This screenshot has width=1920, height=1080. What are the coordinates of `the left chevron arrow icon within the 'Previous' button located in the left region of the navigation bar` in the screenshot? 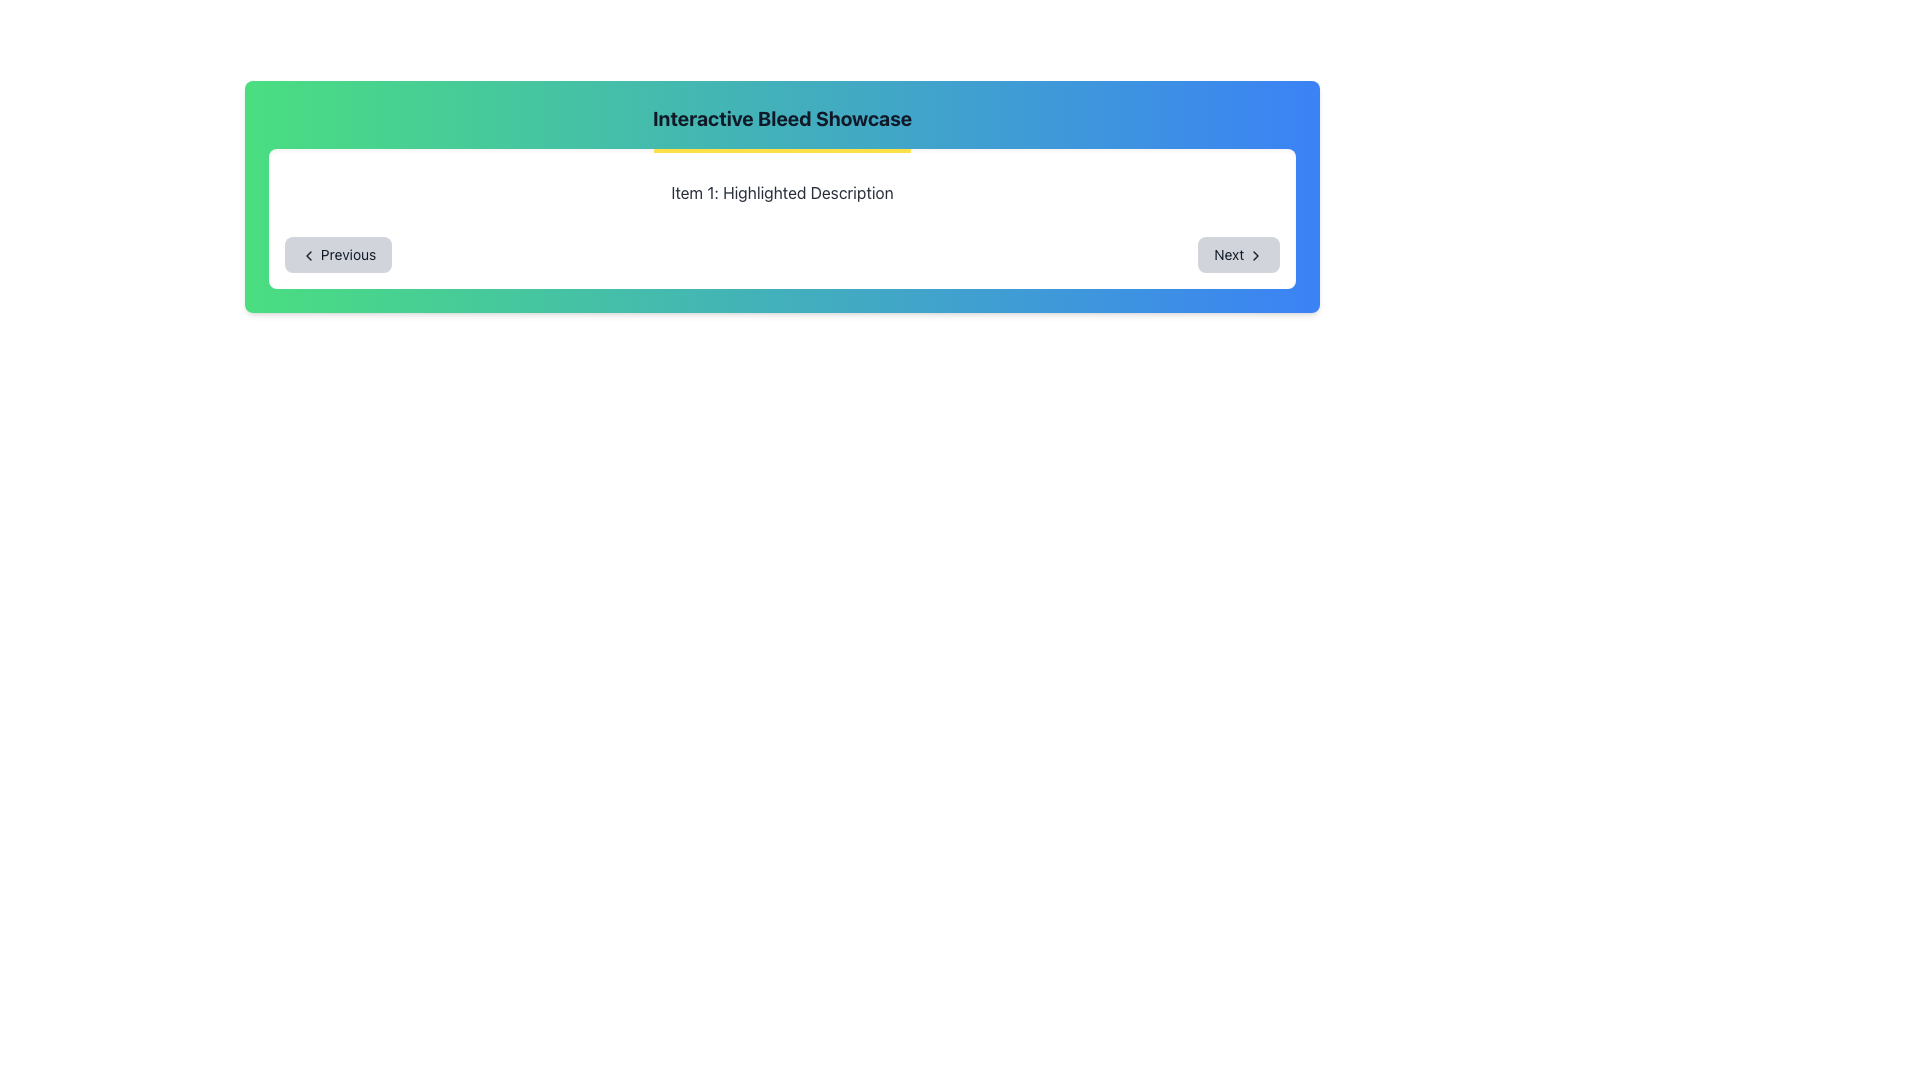 It's located at (307, 254).